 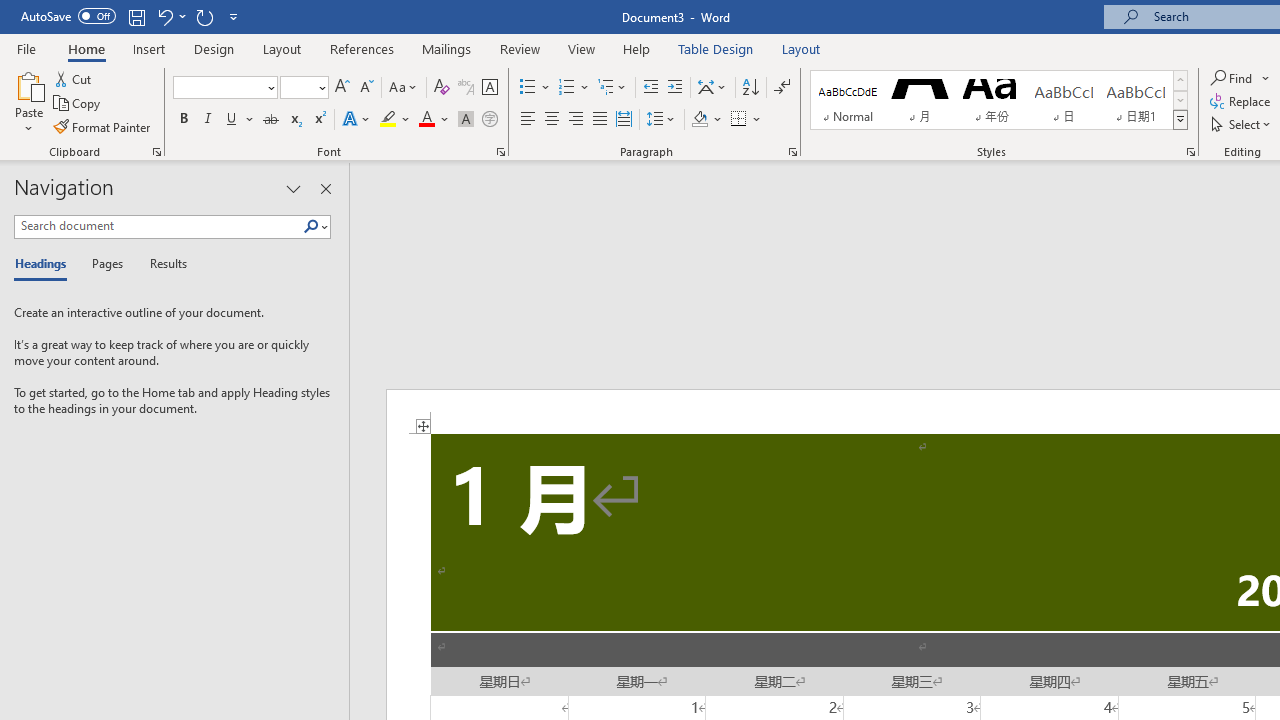 I want to click on 'Grow Font', so click(x=342, y=86).